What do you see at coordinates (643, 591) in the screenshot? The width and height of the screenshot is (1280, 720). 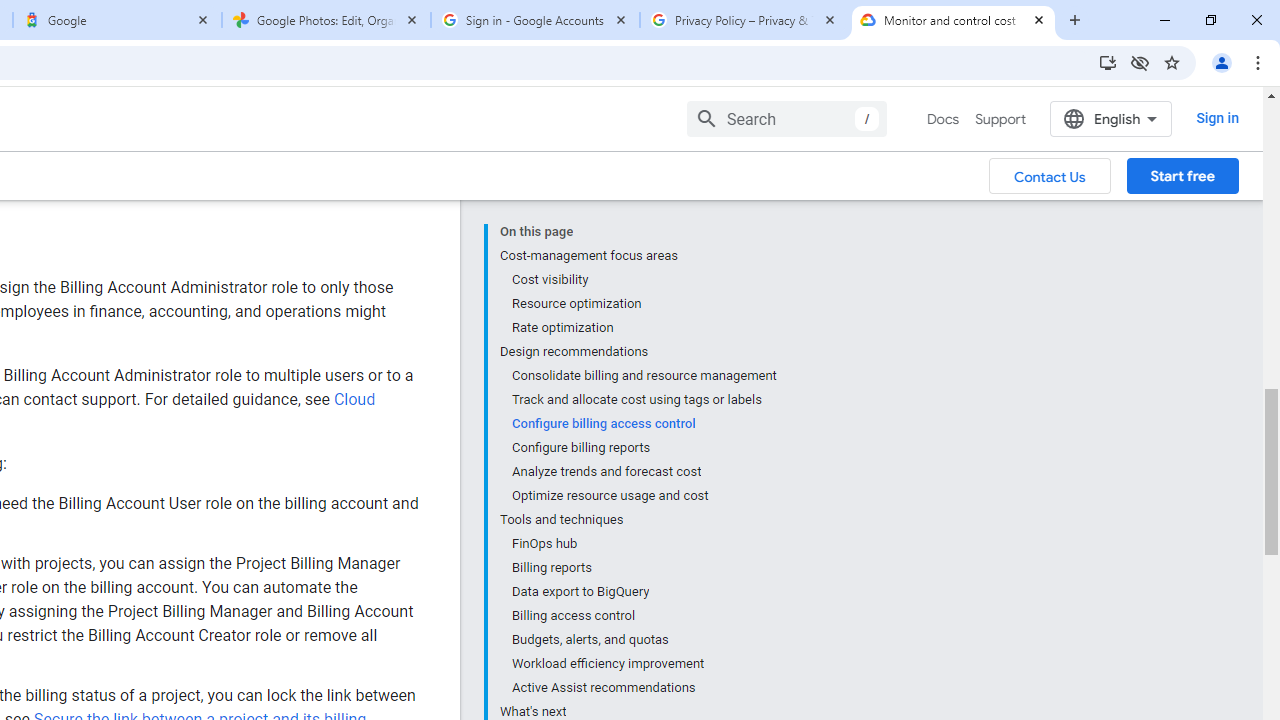 I see `'Data export to BigQuery'` at bounding box center [643, 591].